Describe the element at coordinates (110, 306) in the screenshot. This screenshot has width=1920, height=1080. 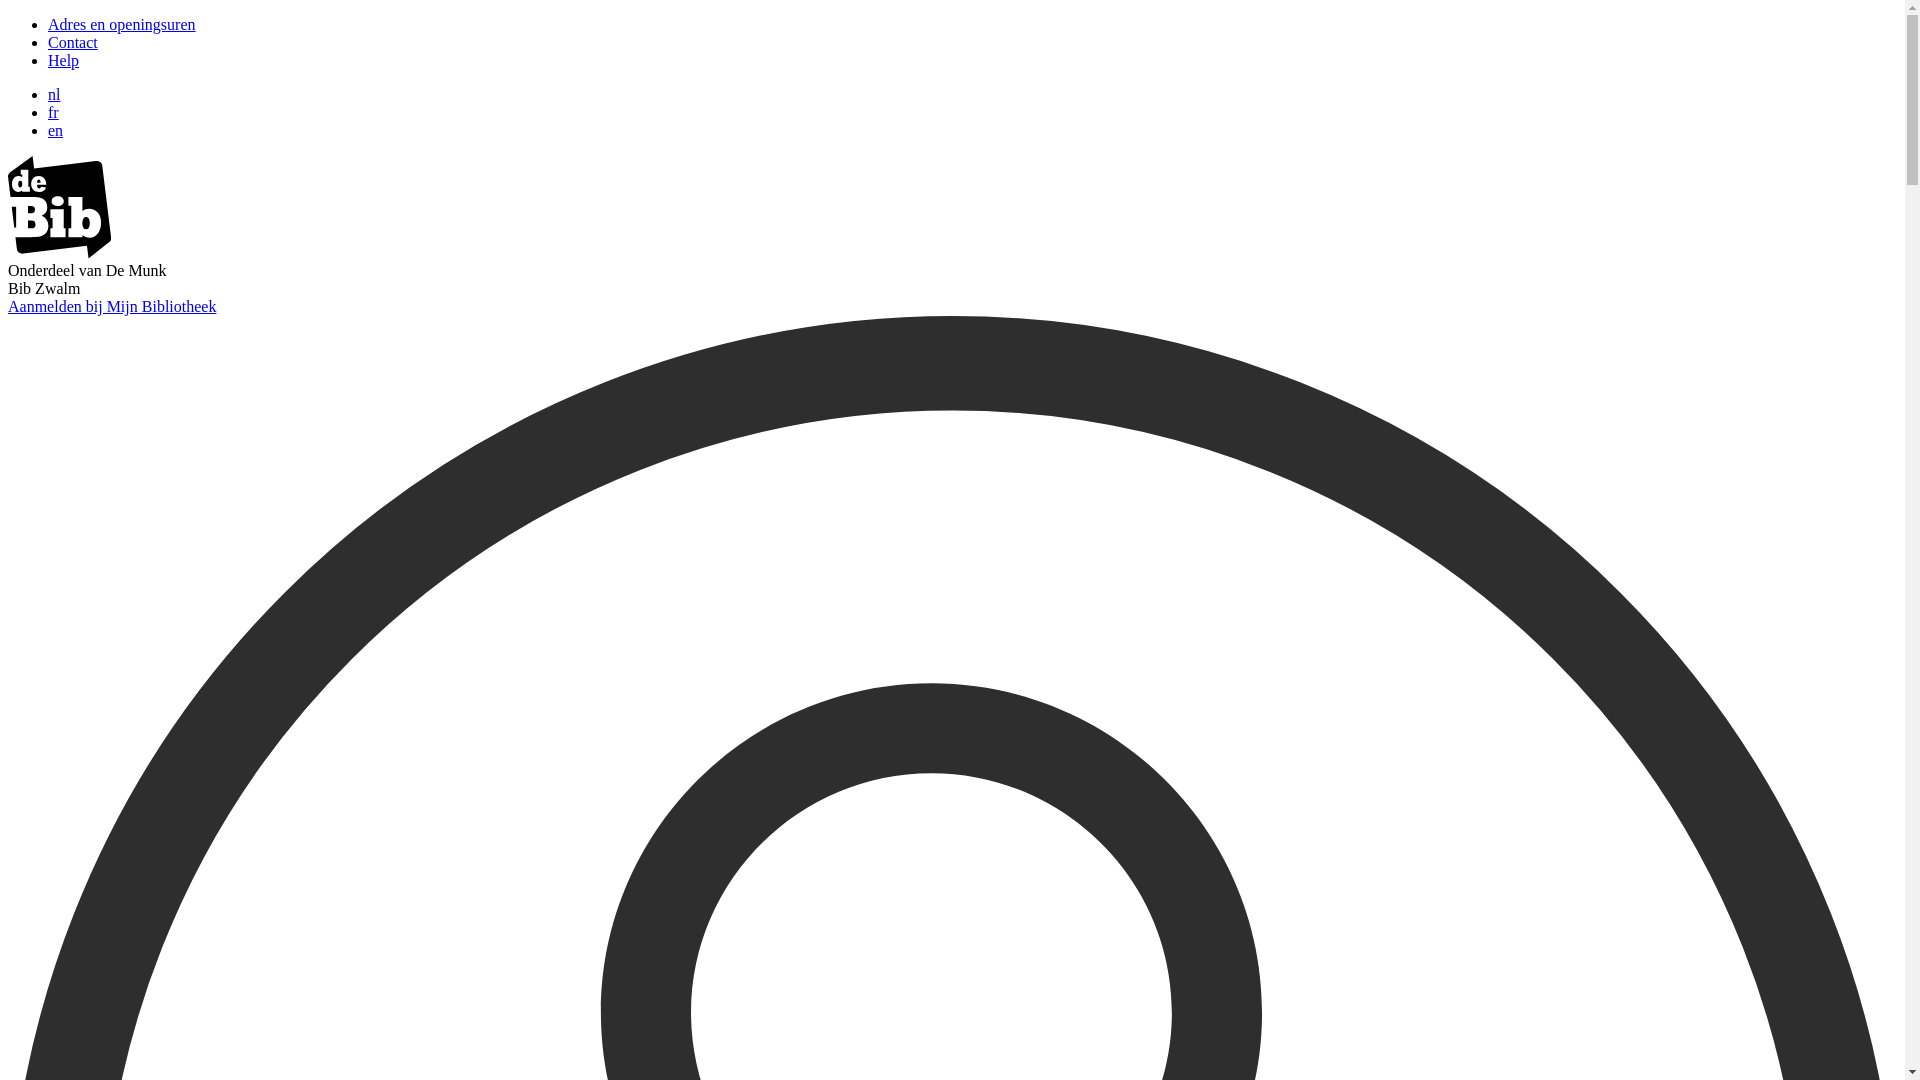
I see `'Aanmelden bij Mijn Bibliotheek'` at that location.